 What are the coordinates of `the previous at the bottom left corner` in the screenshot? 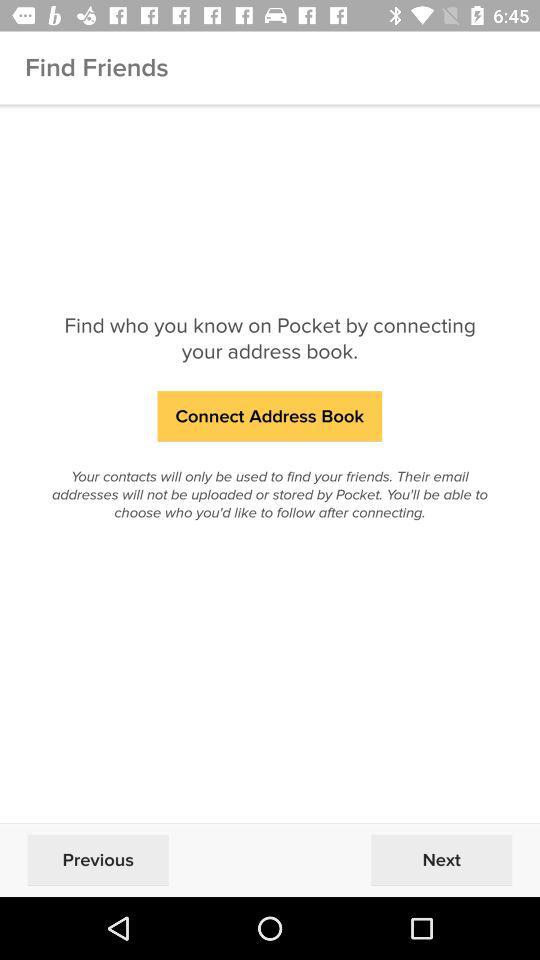 It's located at (97, 859).